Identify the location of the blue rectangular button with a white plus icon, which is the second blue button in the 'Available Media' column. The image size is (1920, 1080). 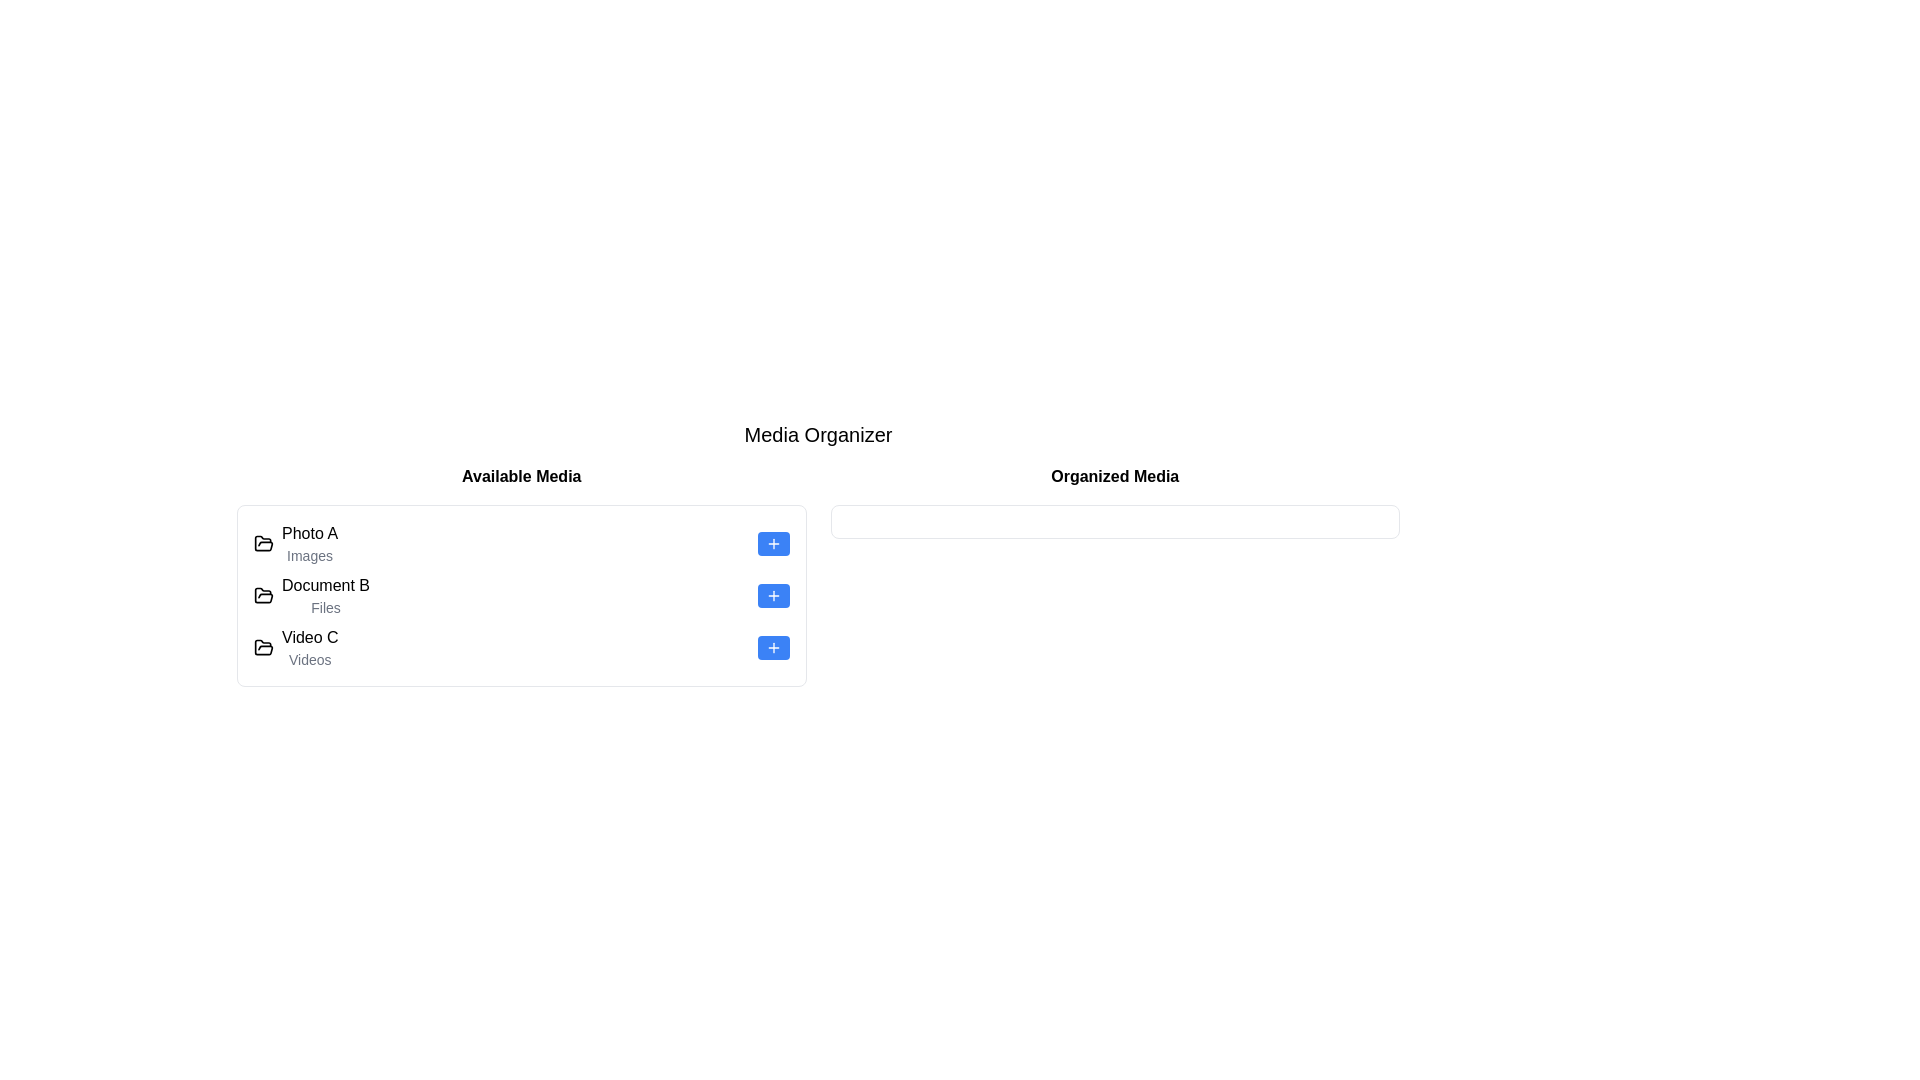
(772, 595).